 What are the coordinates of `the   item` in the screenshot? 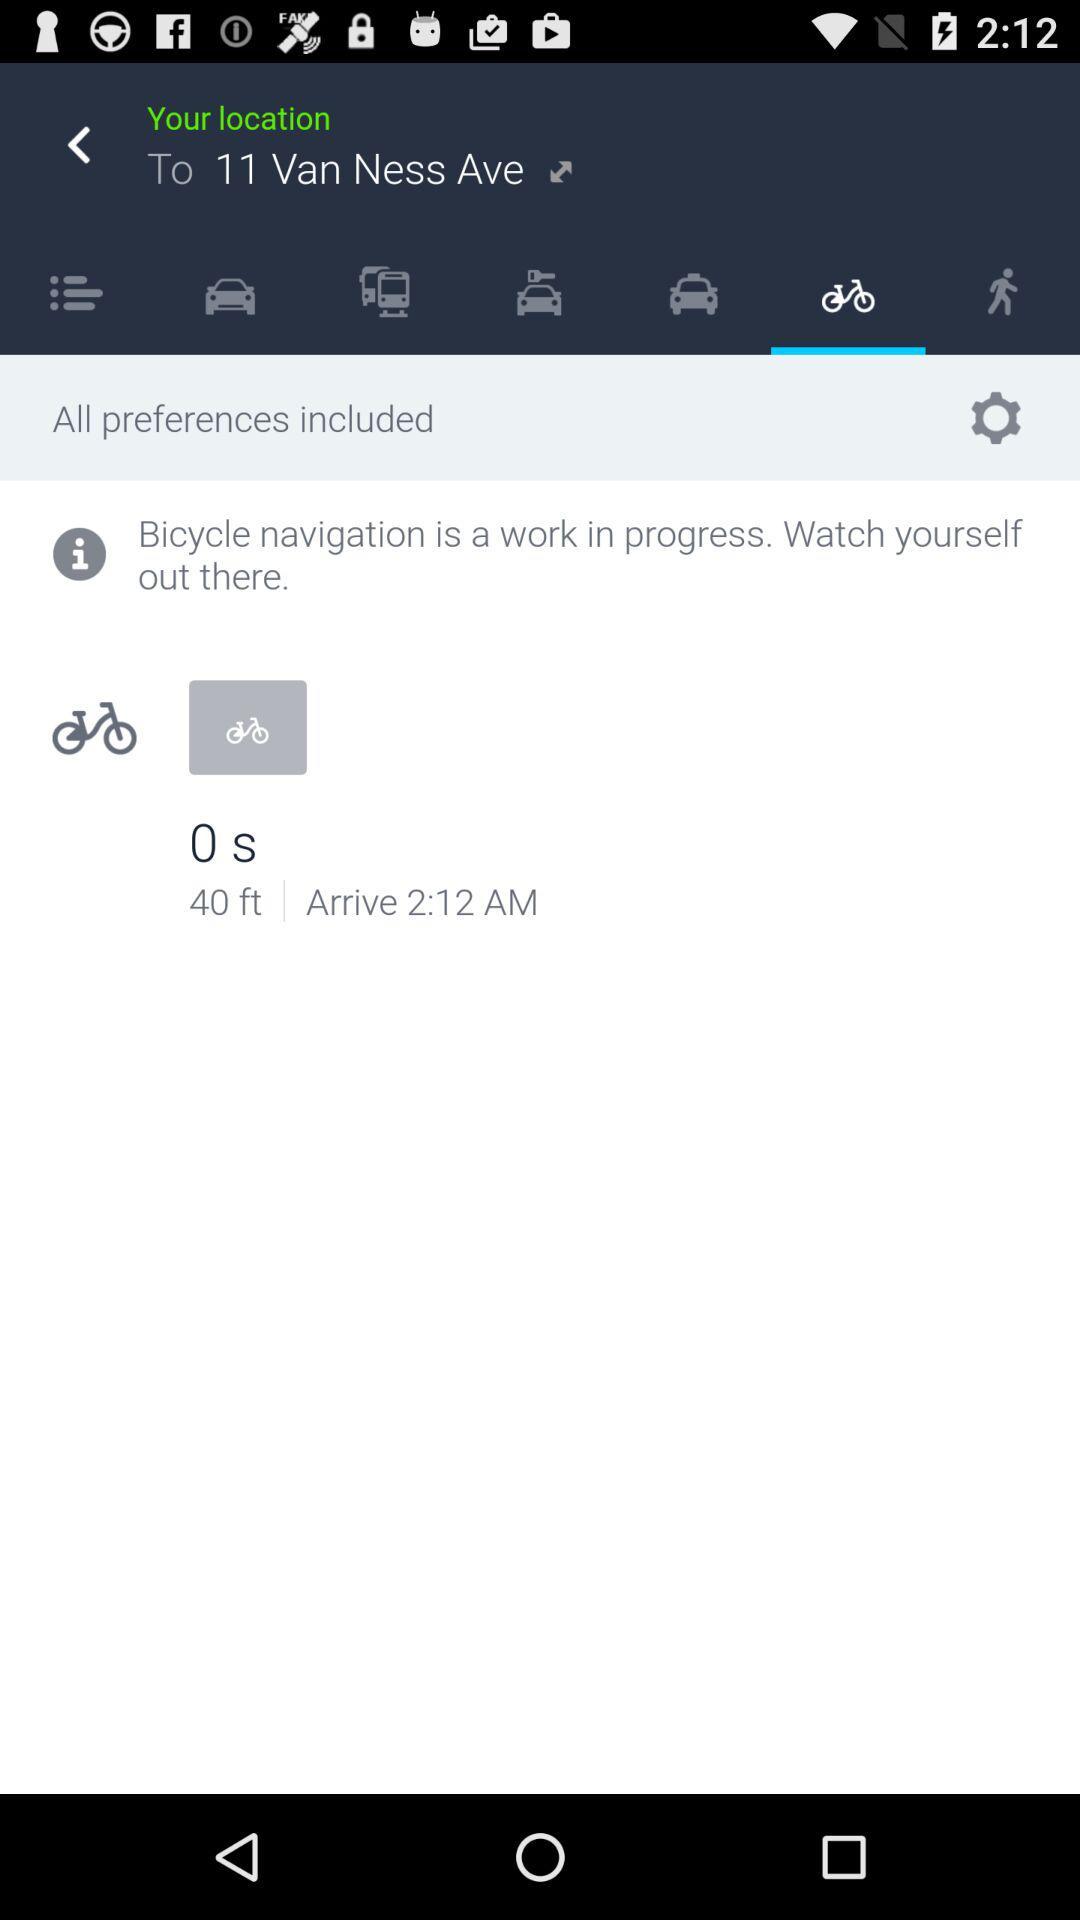 It's located at (692, 290).